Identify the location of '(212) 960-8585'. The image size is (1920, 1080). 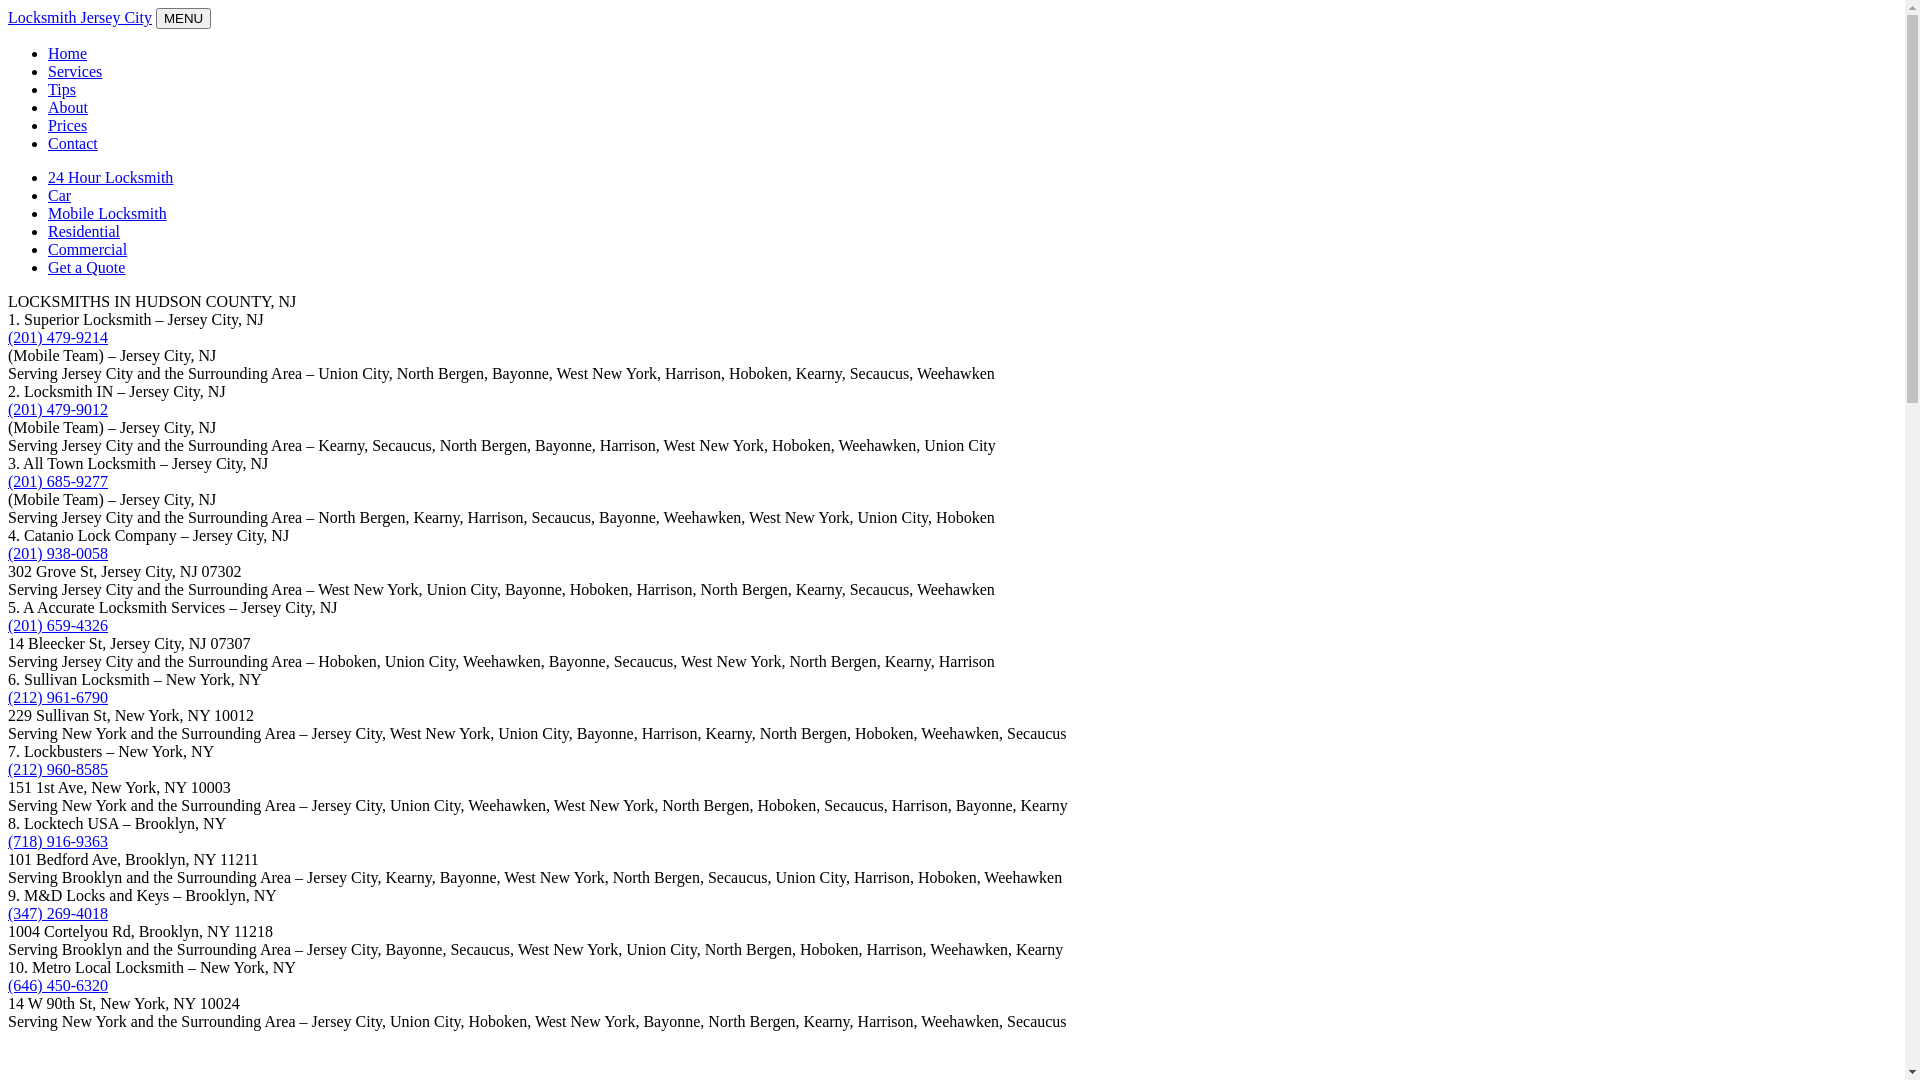
(57, 768).